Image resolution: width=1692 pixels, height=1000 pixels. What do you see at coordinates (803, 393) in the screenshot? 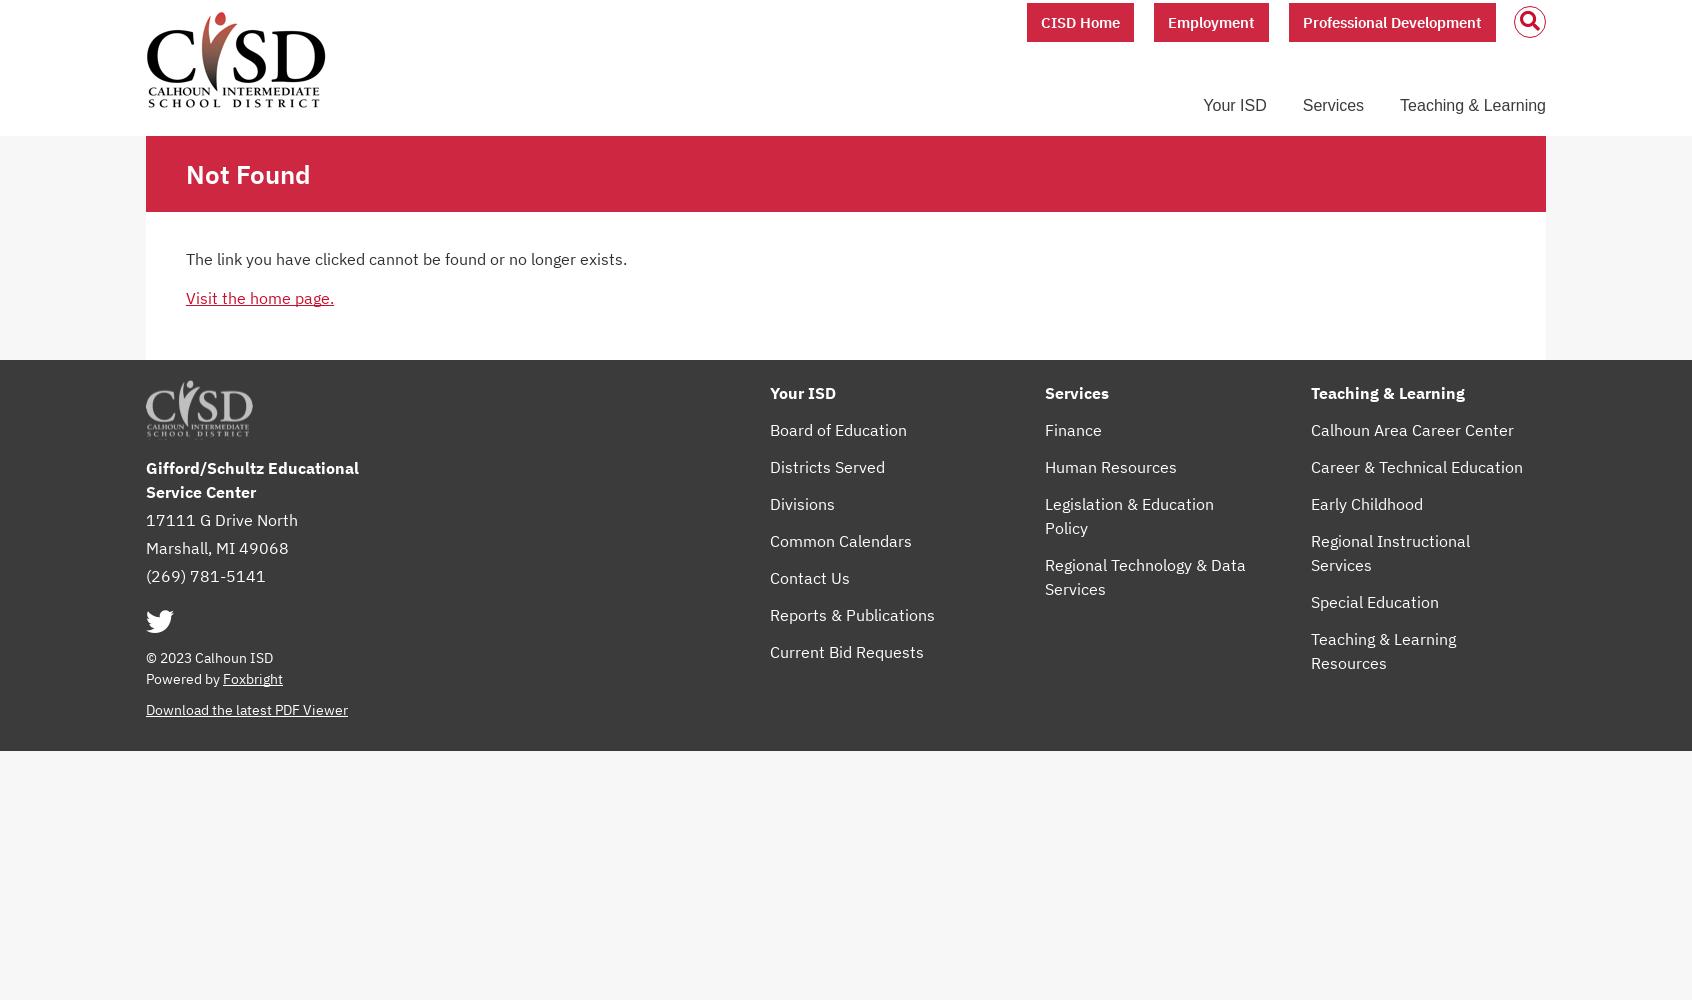
I see `'Your ISD'` at bounding box center [803, 393].